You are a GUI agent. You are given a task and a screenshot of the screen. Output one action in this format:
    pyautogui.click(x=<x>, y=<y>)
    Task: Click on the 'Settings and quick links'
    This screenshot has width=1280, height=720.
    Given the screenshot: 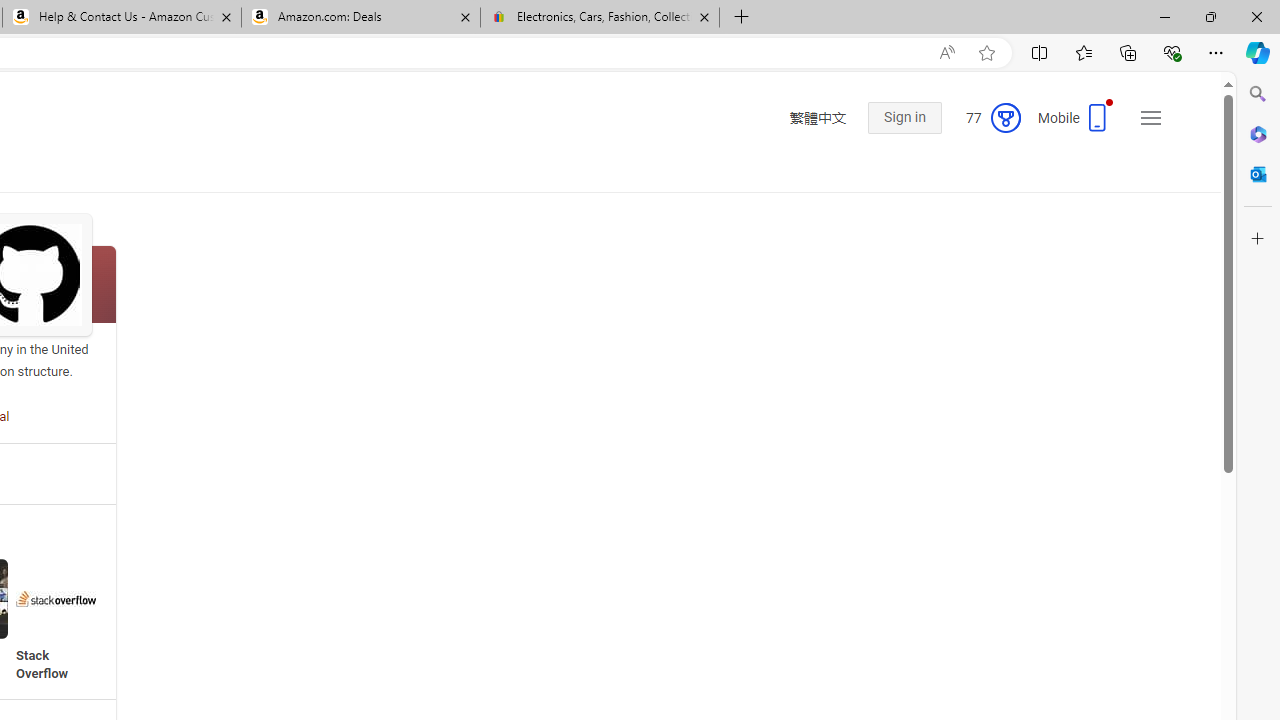 What is the action you would take?
    pyautogui.click(x=1150, y=118)
    